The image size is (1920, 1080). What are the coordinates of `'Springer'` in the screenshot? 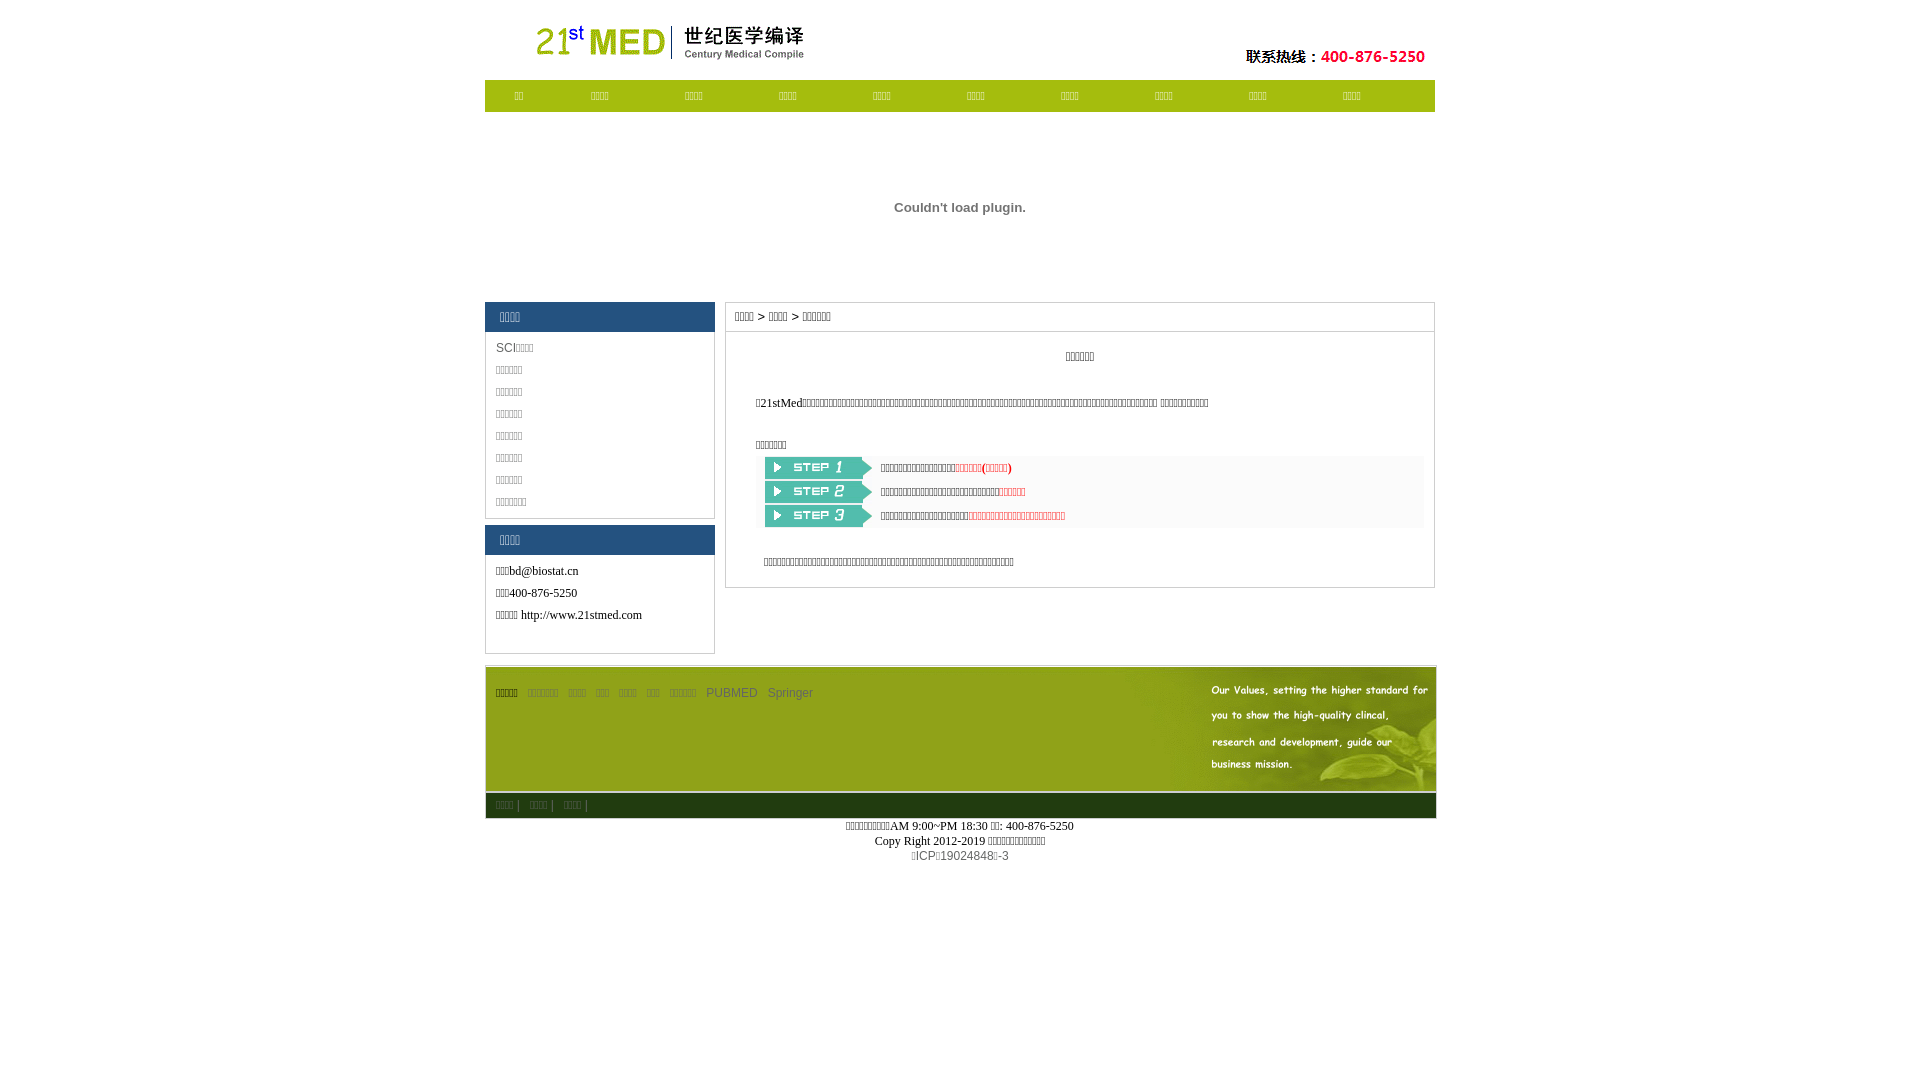 It's located at (789, 692).